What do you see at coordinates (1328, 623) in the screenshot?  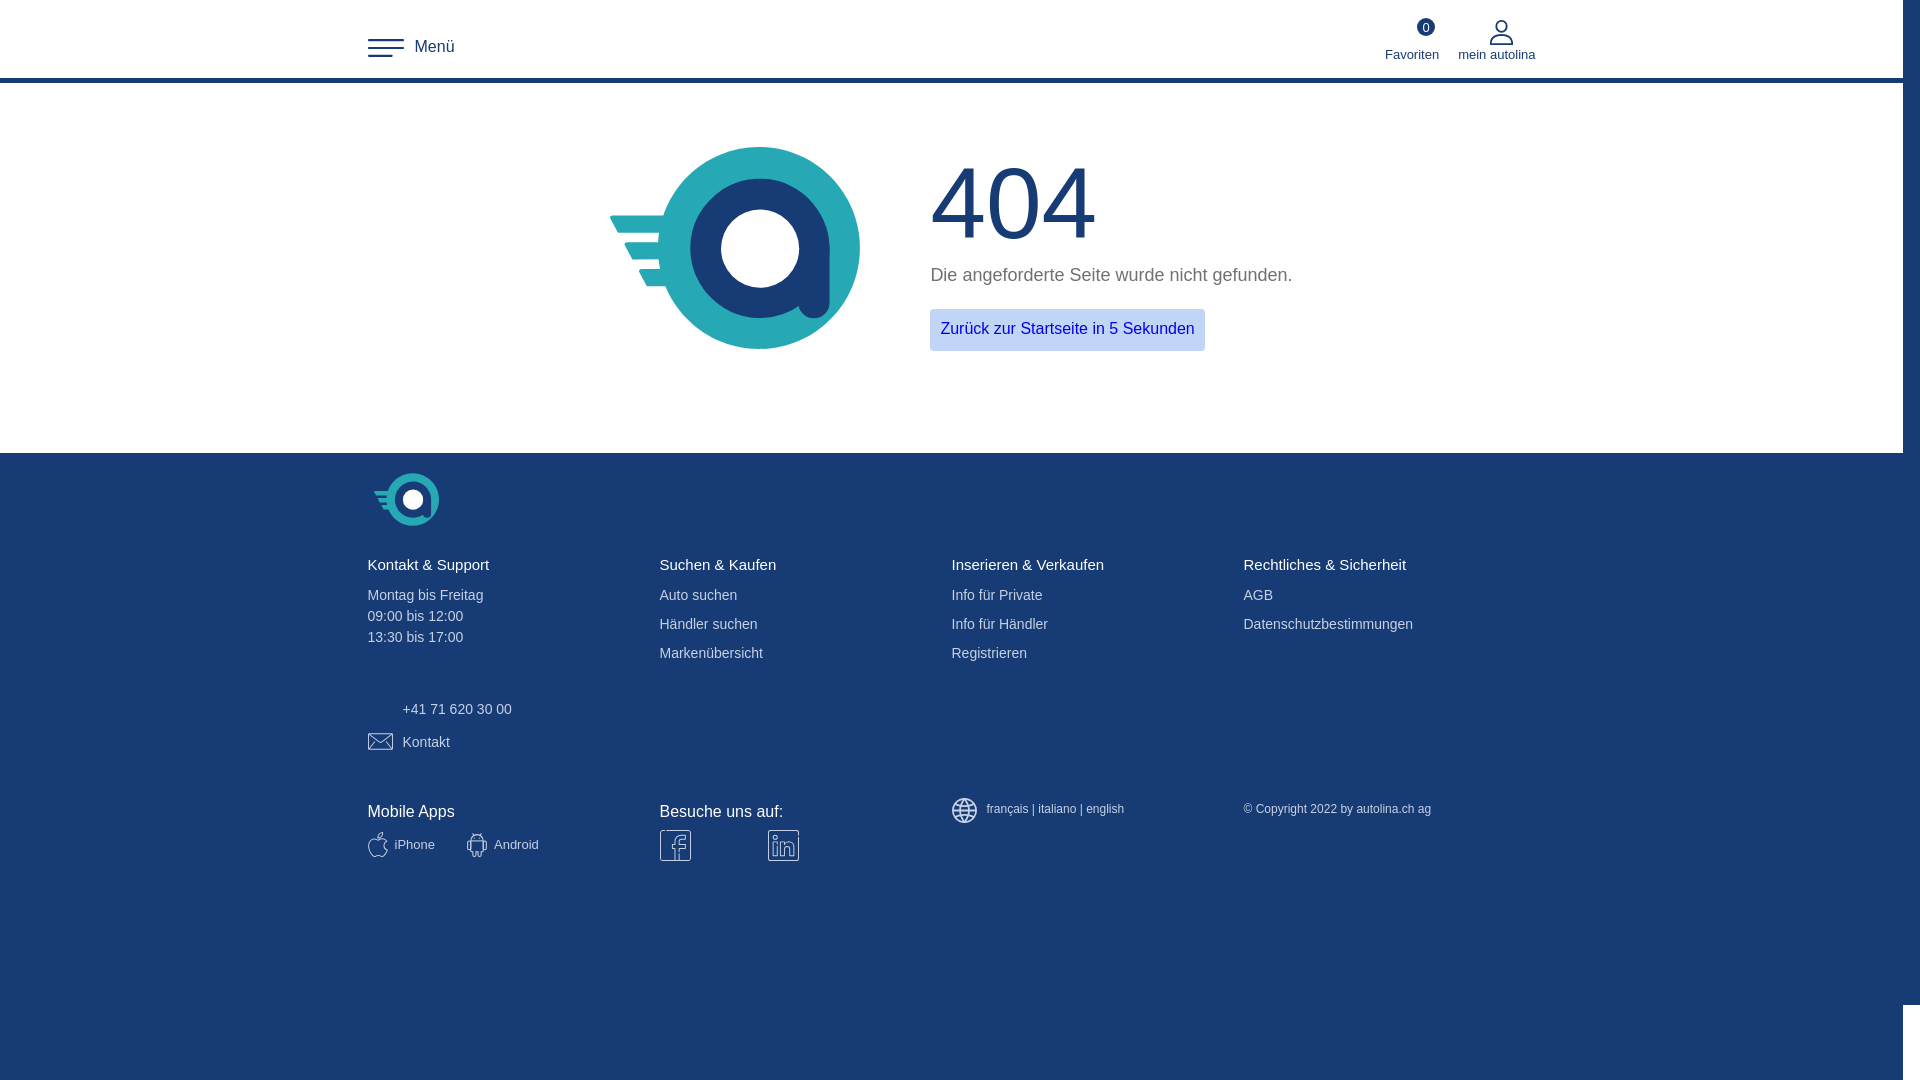 I see `'Datenschutzbestimmungen'` at bounding box center [1328, 623].